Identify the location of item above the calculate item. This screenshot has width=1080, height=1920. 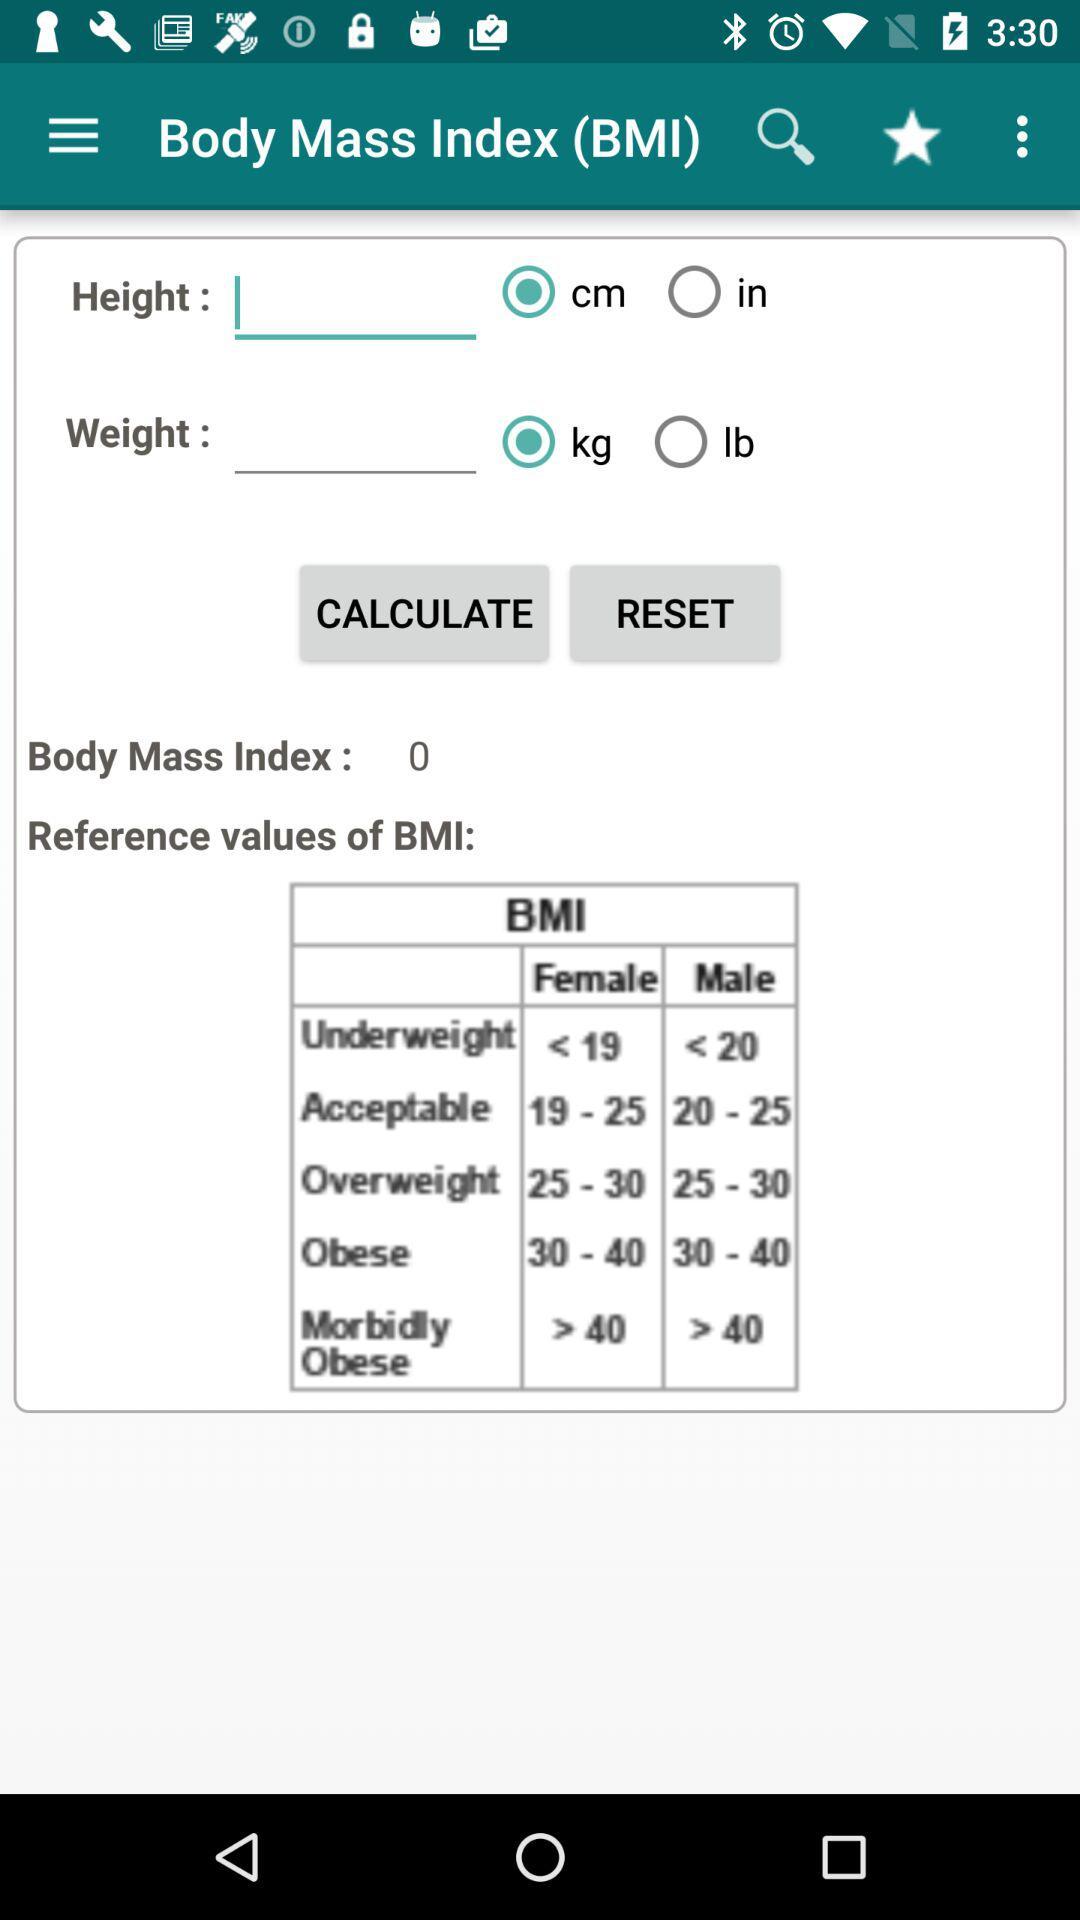
(354, 439).